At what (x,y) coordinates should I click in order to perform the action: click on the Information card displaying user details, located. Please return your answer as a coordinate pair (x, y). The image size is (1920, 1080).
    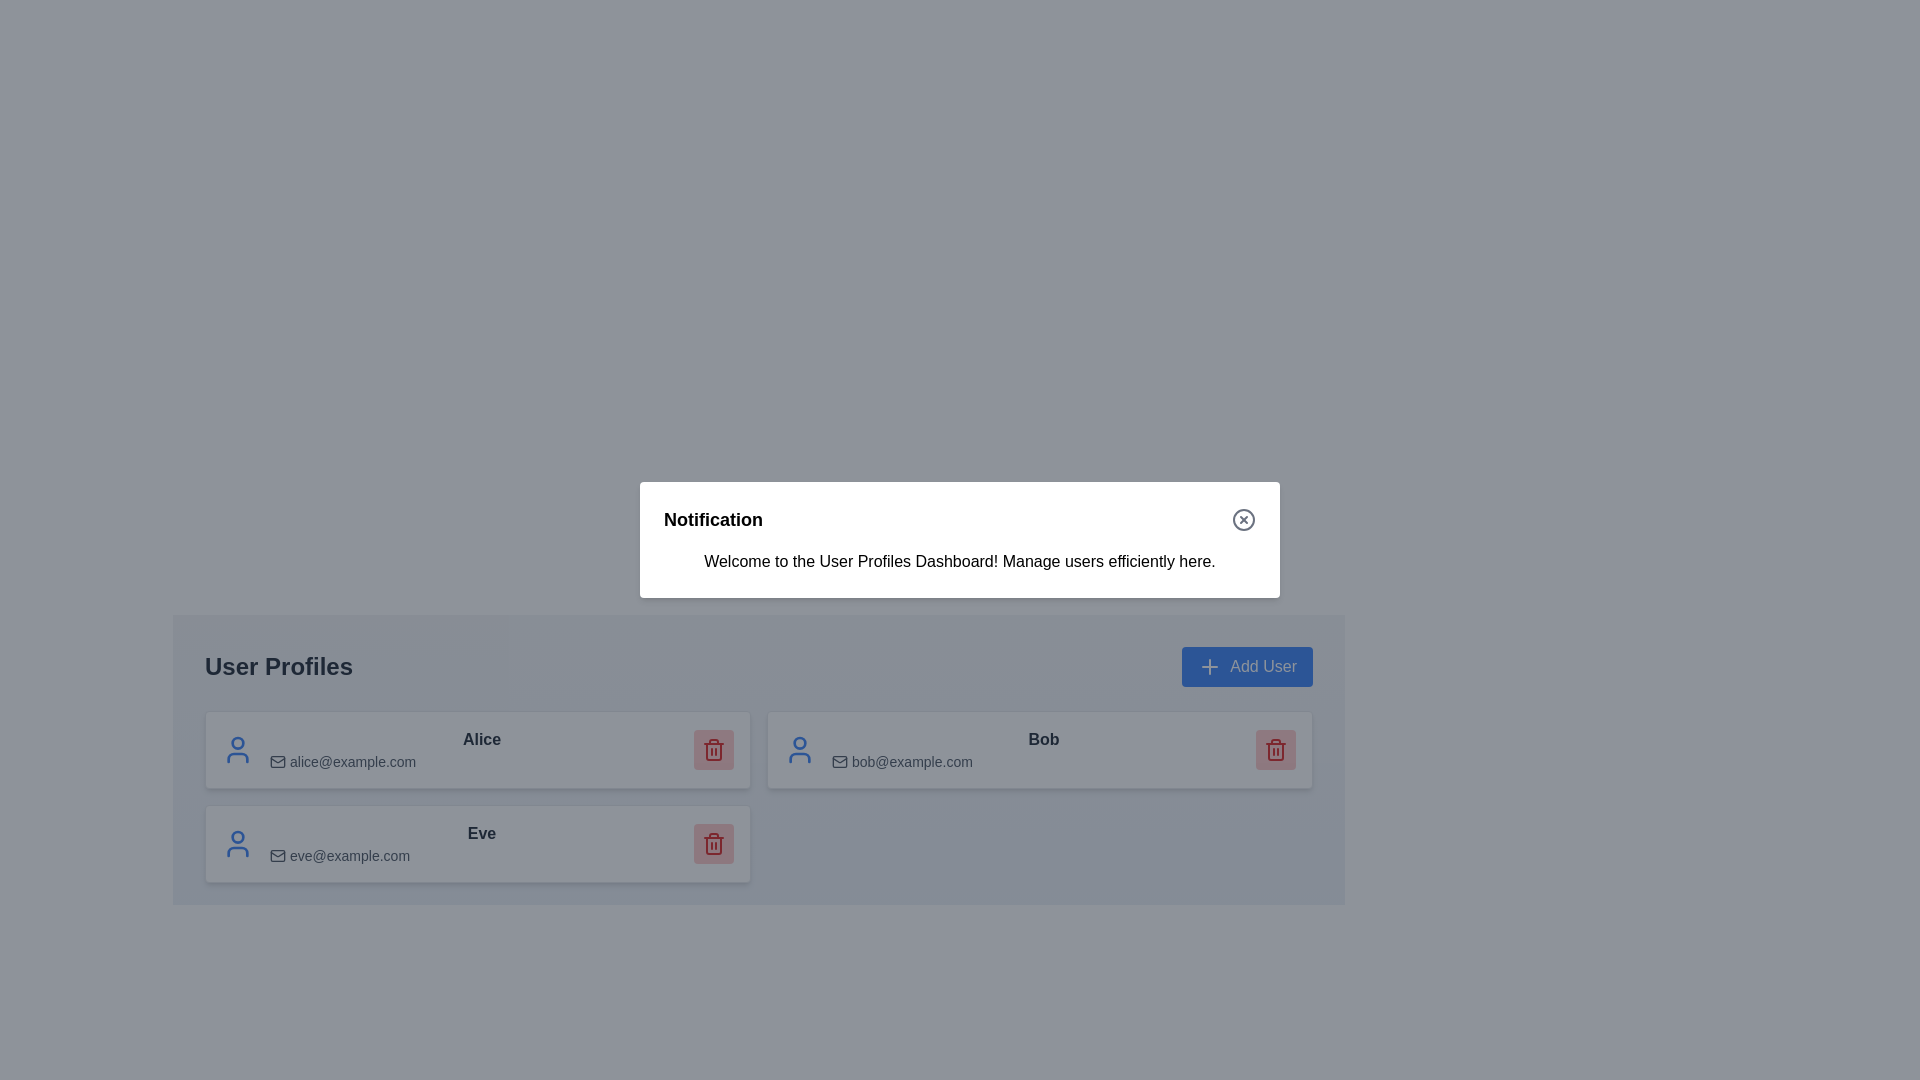
    Looking at the image, I should click on (1040, 749).